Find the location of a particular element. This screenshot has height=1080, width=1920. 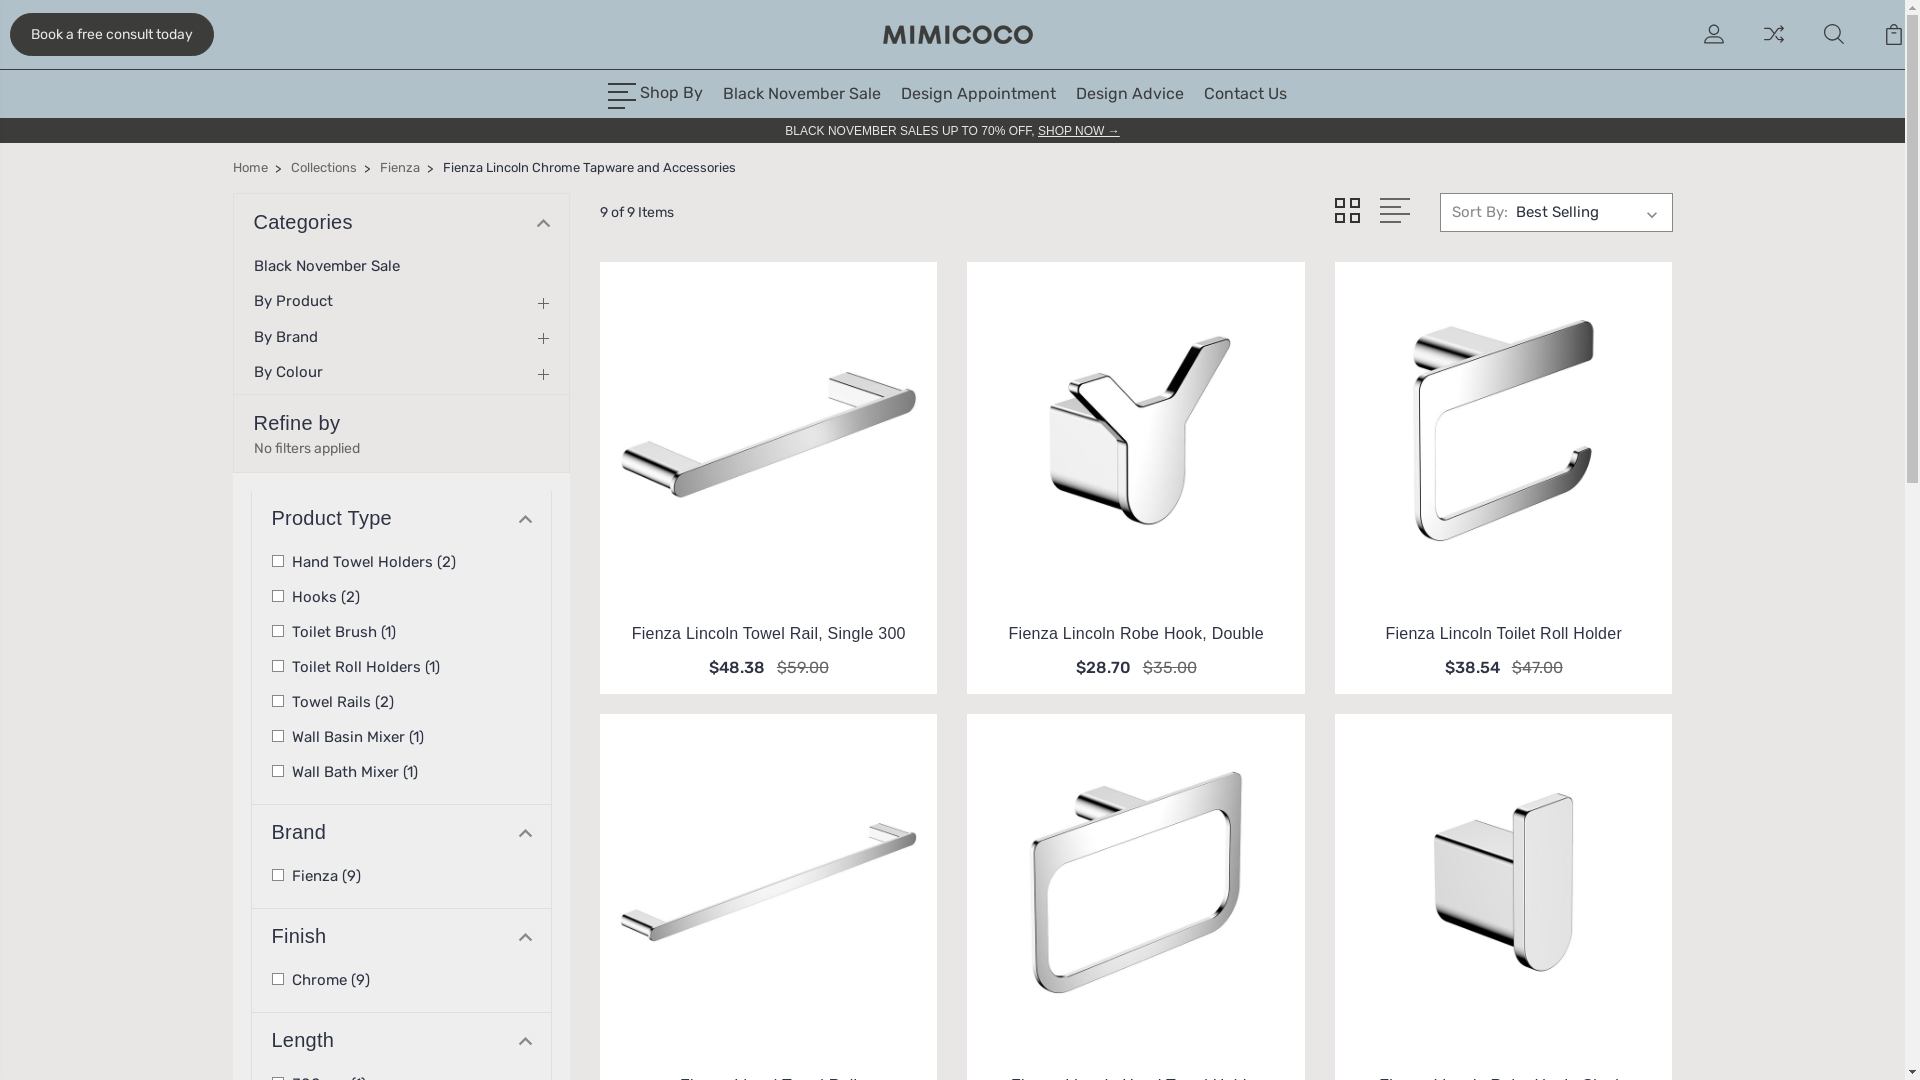

'Wall Basin Mixer (1)' is located at coordinates (401, 736).